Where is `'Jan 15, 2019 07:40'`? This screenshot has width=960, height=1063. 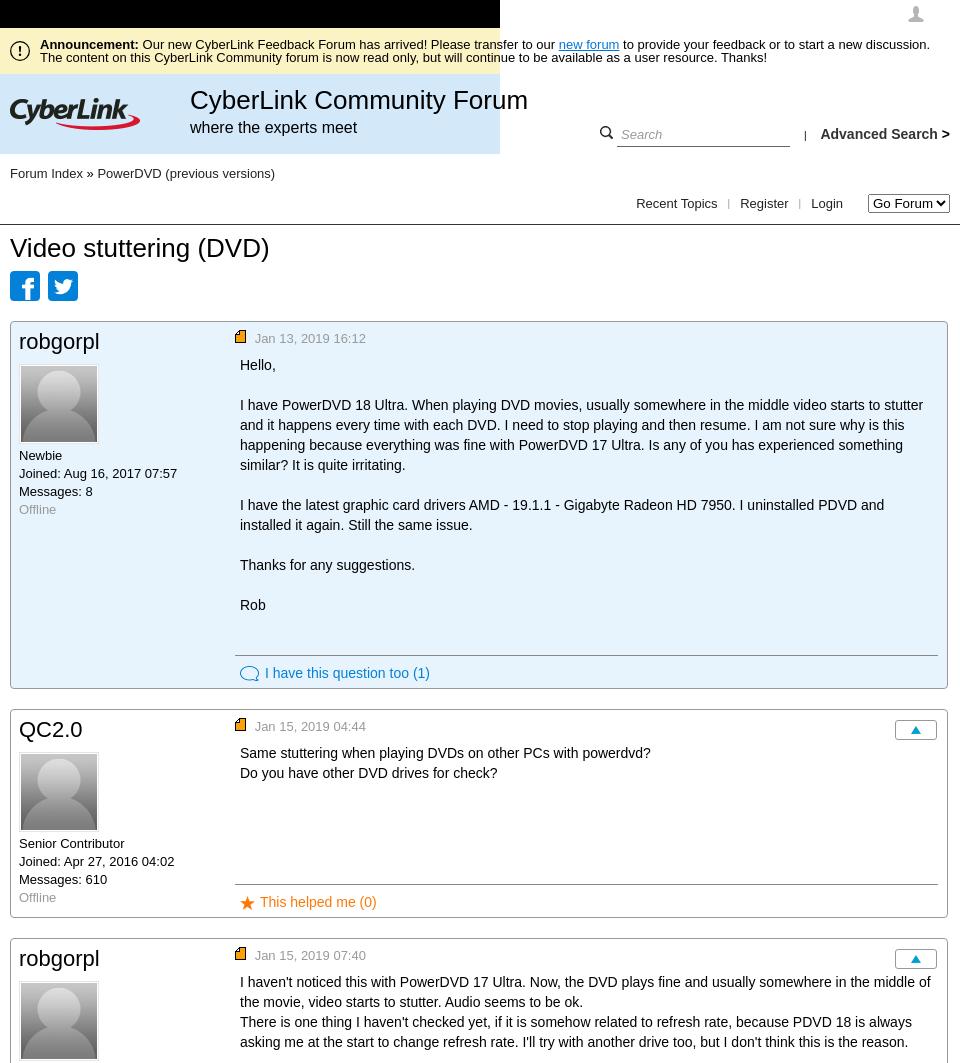
'Jan 15, 2019 07:40' is located at coordinates (309, 954).